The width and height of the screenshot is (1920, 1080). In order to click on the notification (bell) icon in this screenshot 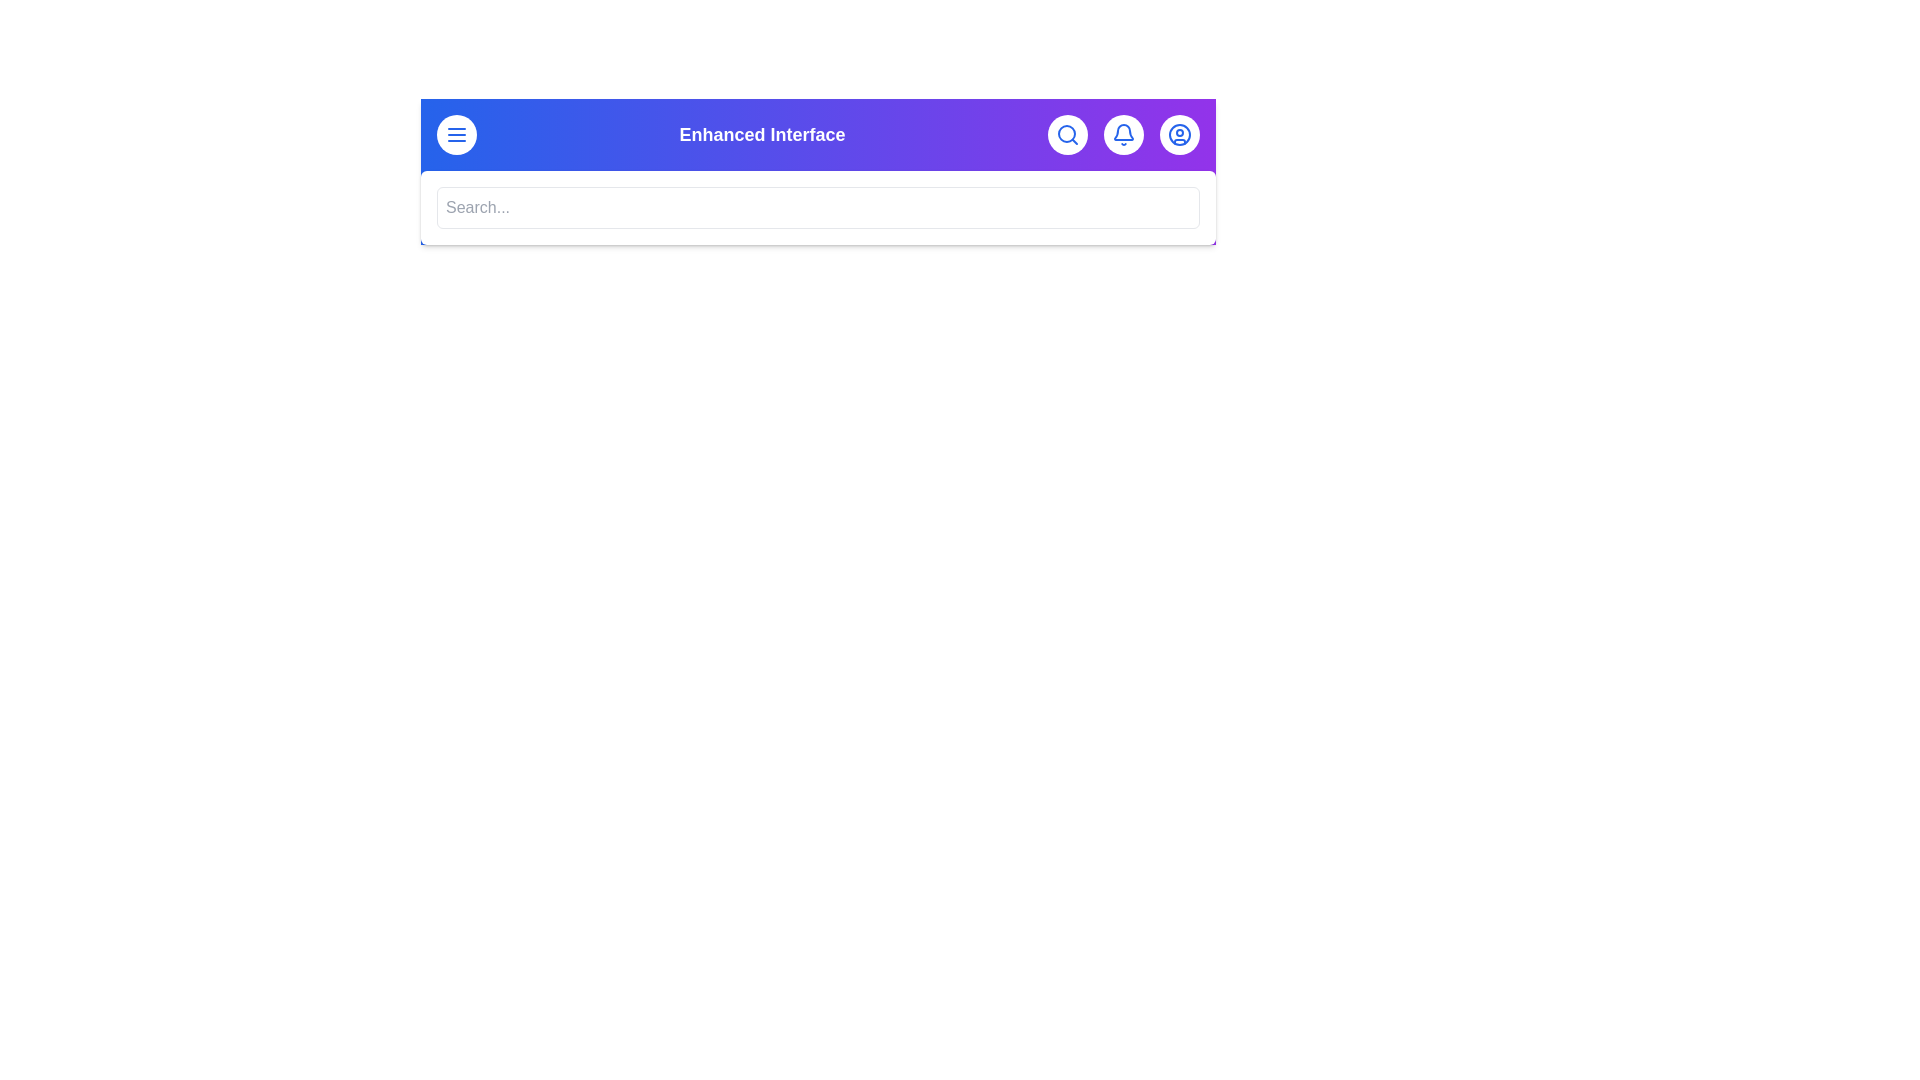, I will do `click(1123, 135)`.